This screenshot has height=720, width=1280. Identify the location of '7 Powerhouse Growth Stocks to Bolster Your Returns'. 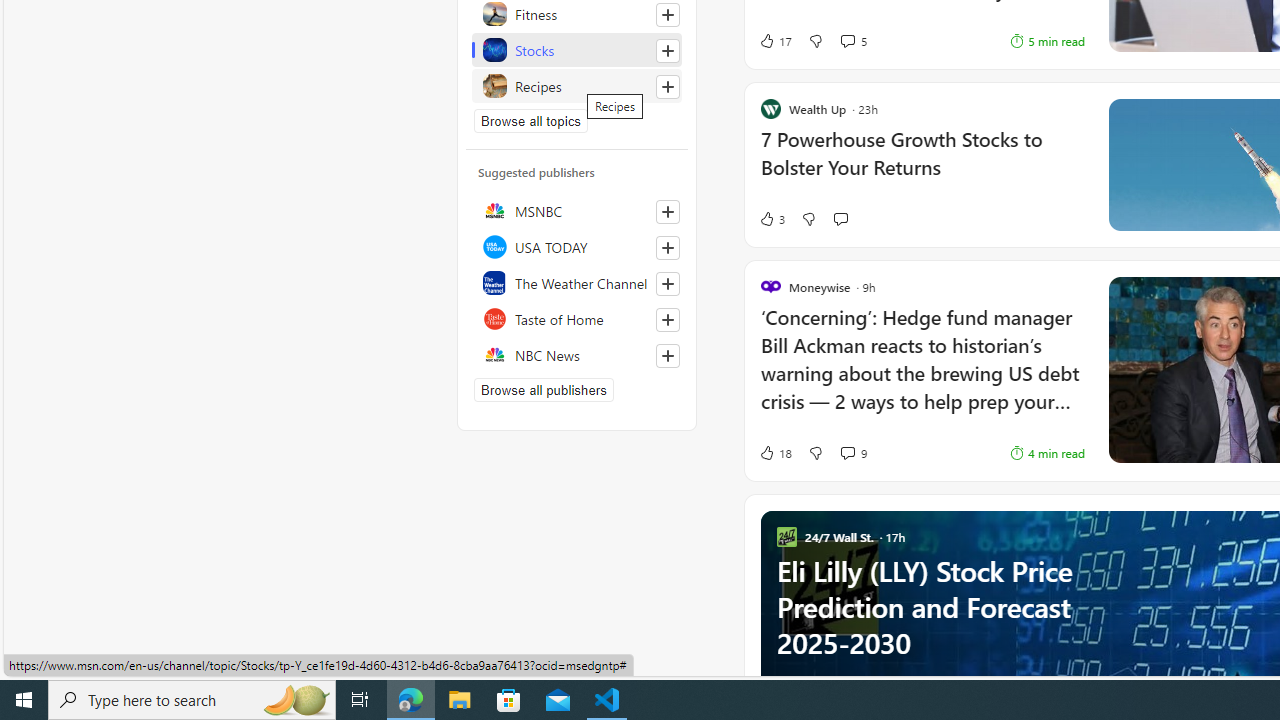
(921, 163).